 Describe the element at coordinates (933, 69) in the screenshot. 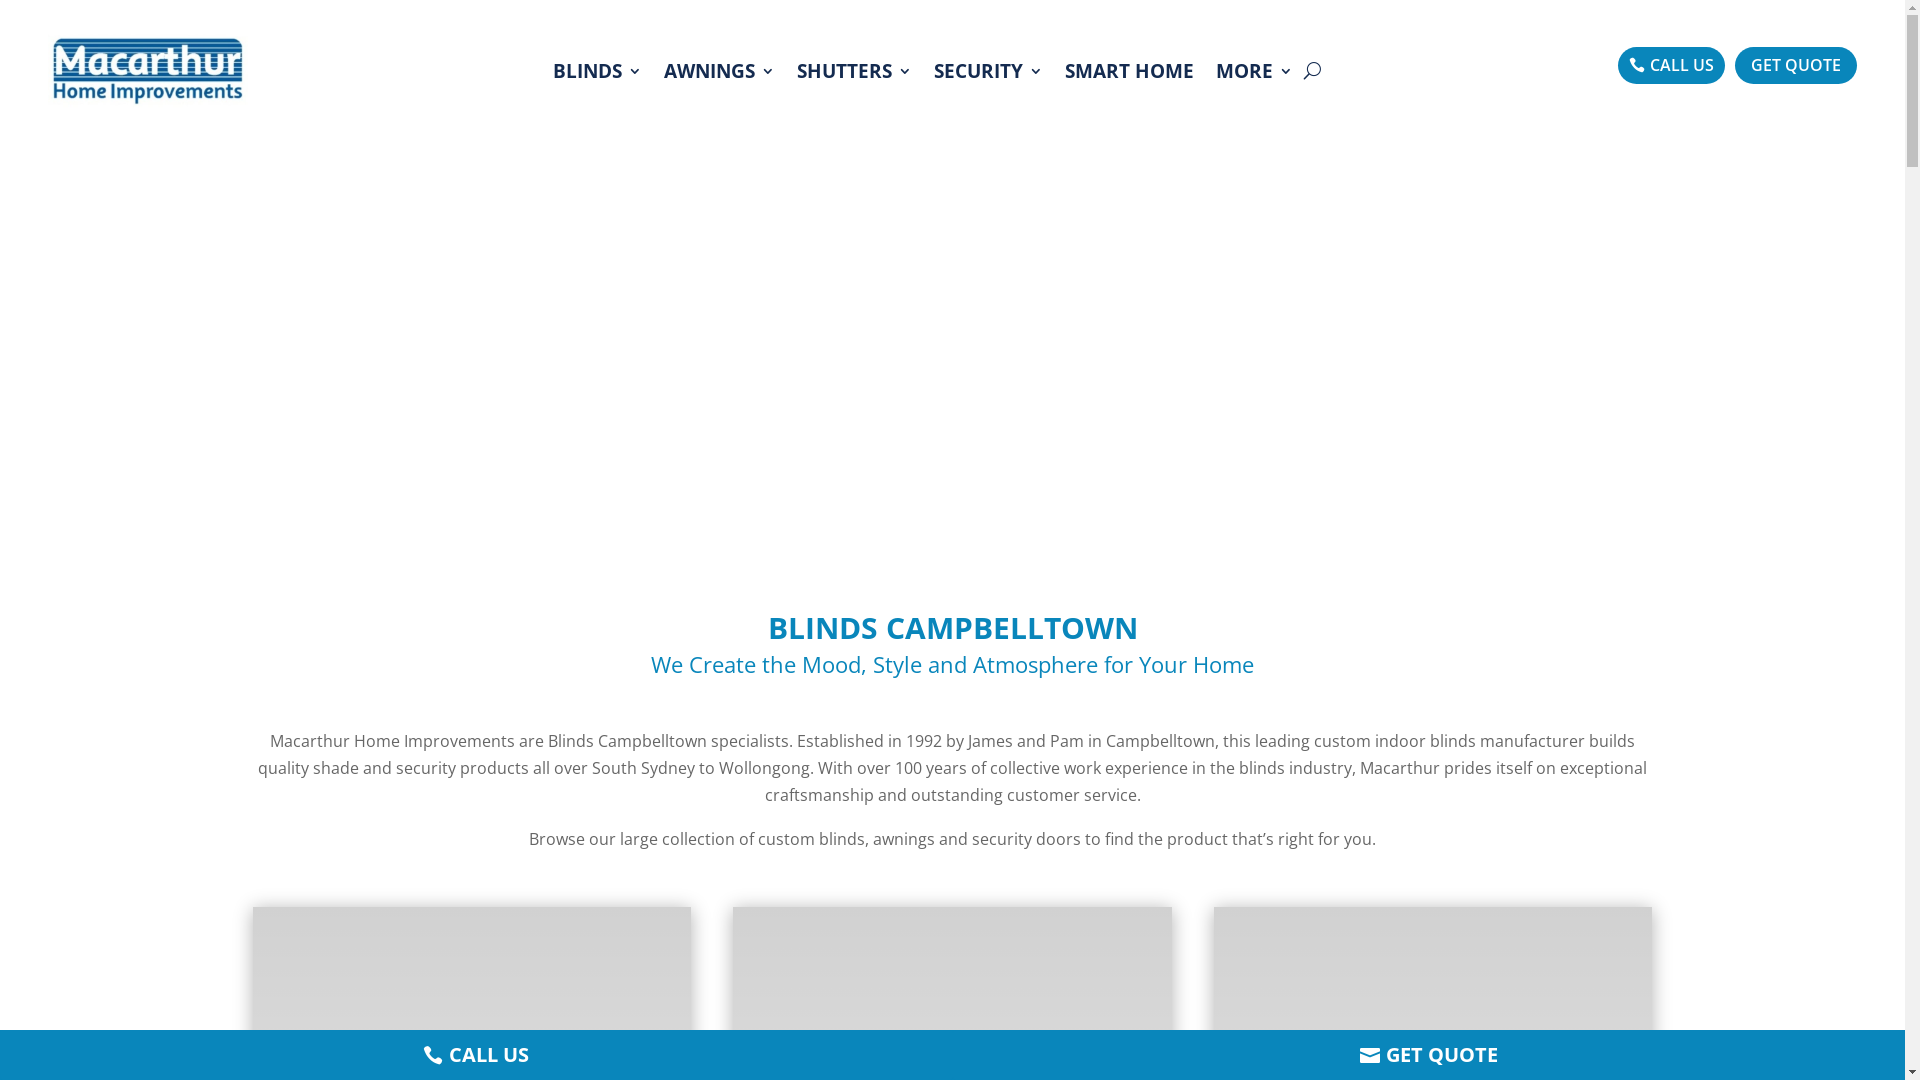

I see `'SECURITY'` at that location.